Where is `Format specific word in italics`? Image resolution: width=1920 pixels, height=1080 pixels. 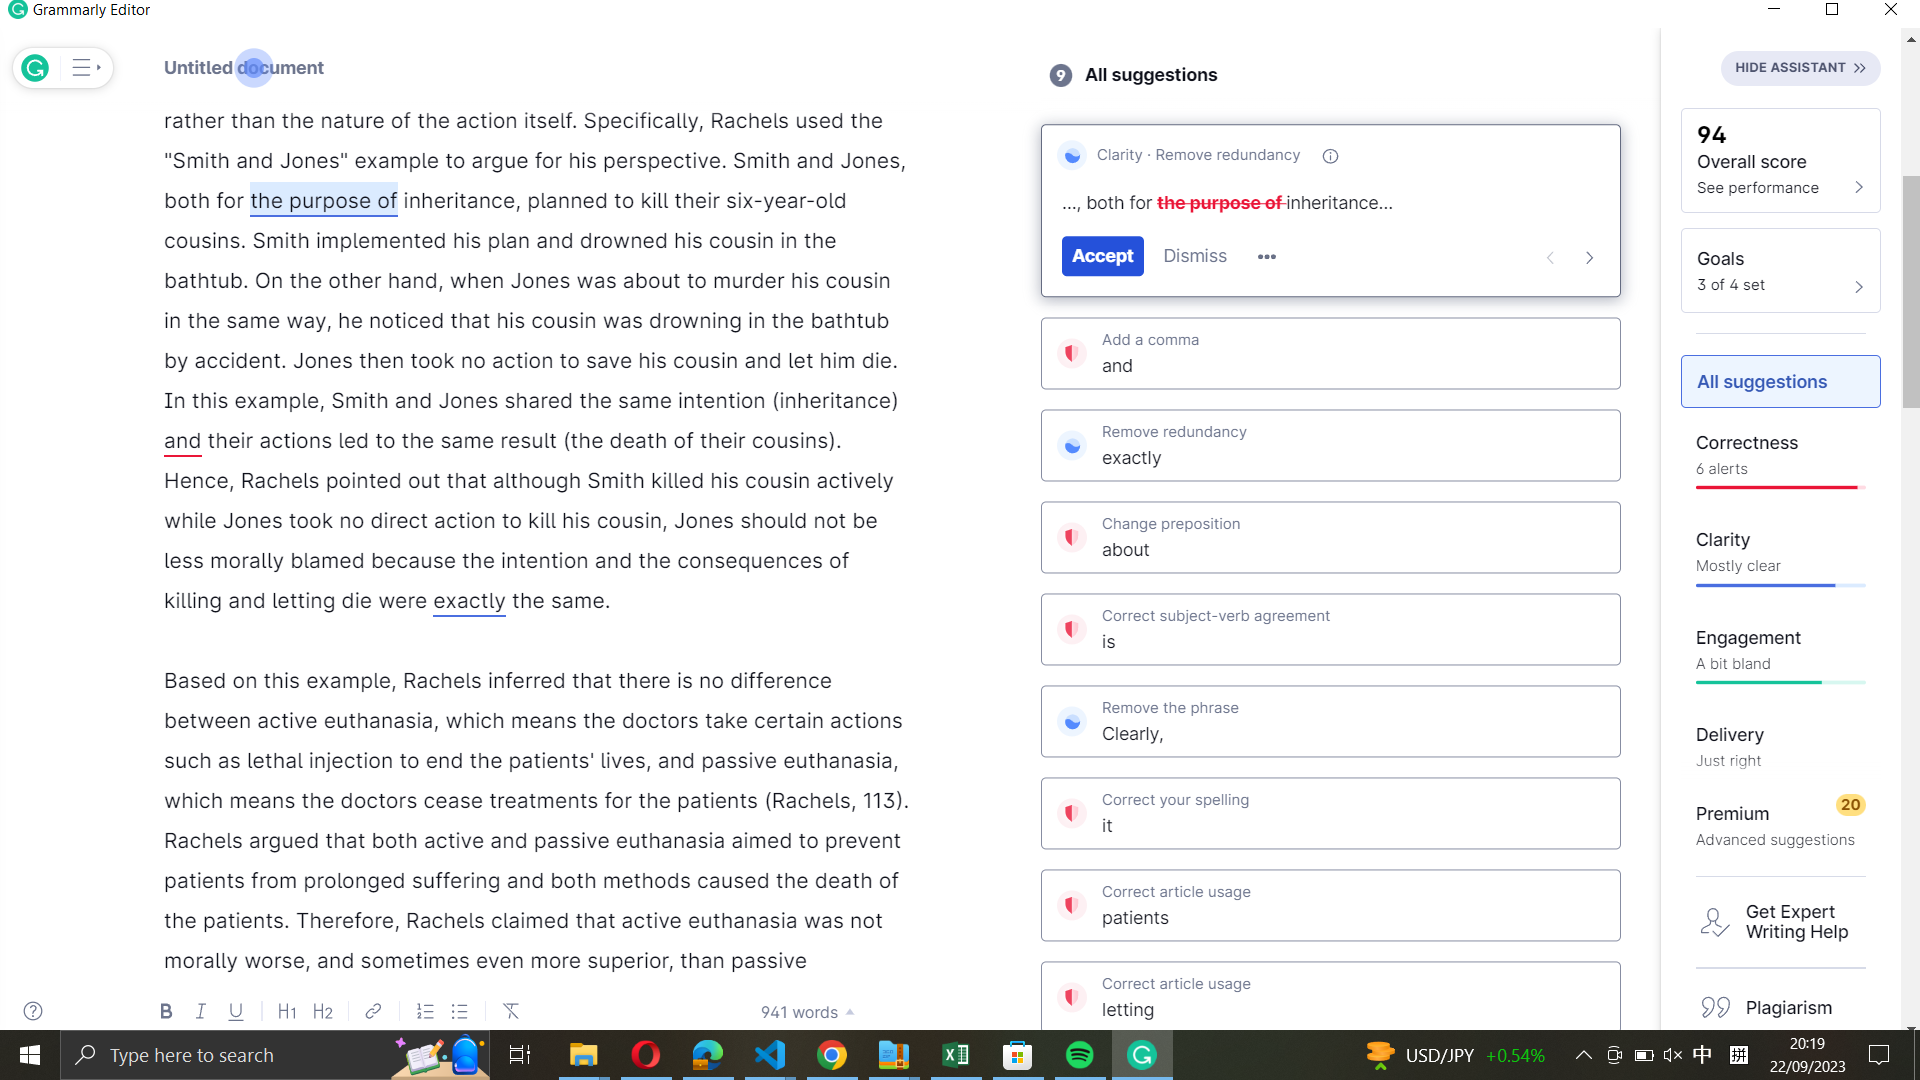
Format specific word in italics is located at coordinates (458, 200).